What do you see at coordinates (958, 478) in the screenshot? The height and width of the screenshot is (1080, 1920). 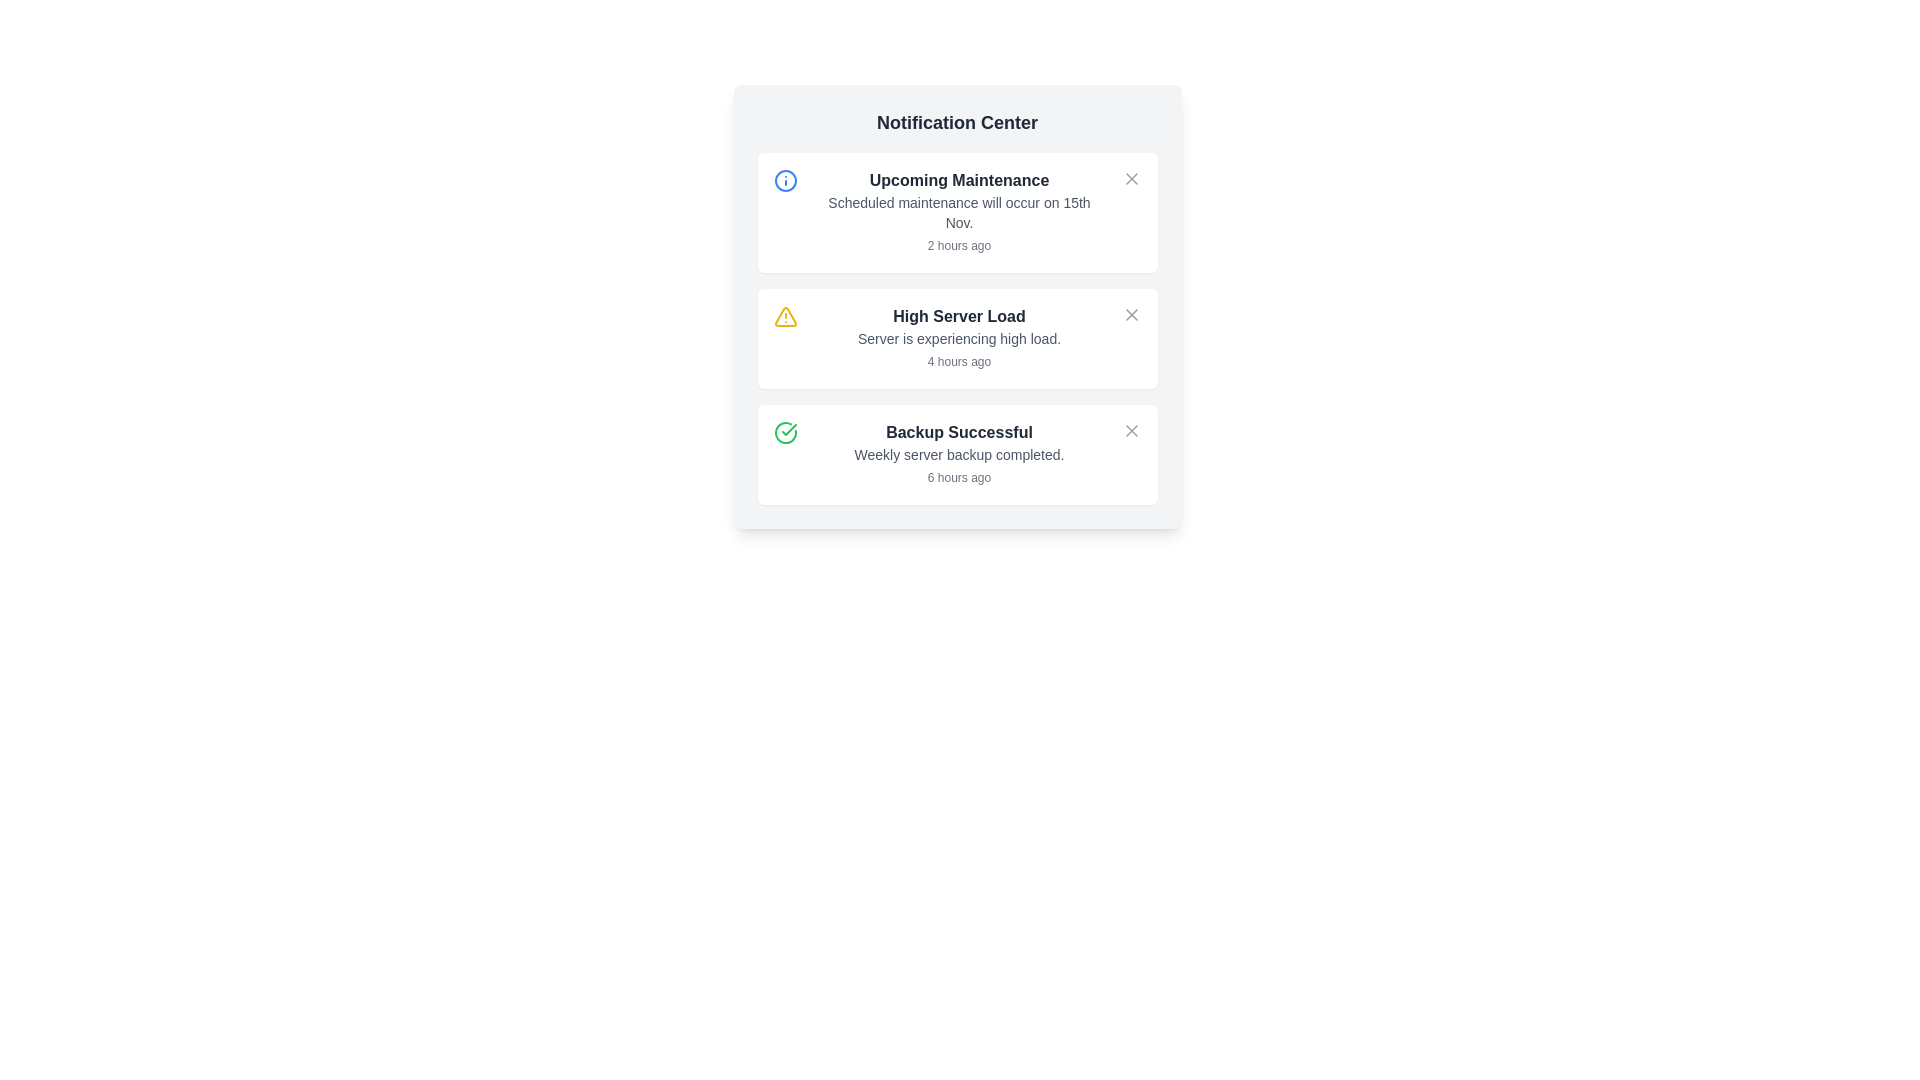 I see `the static text label that reads '6 hours ago.' located beneath the description 'Weekly server backup completed.' in the third notification card labeled 'Backup Successful.'` at bounding box center [958, 478].